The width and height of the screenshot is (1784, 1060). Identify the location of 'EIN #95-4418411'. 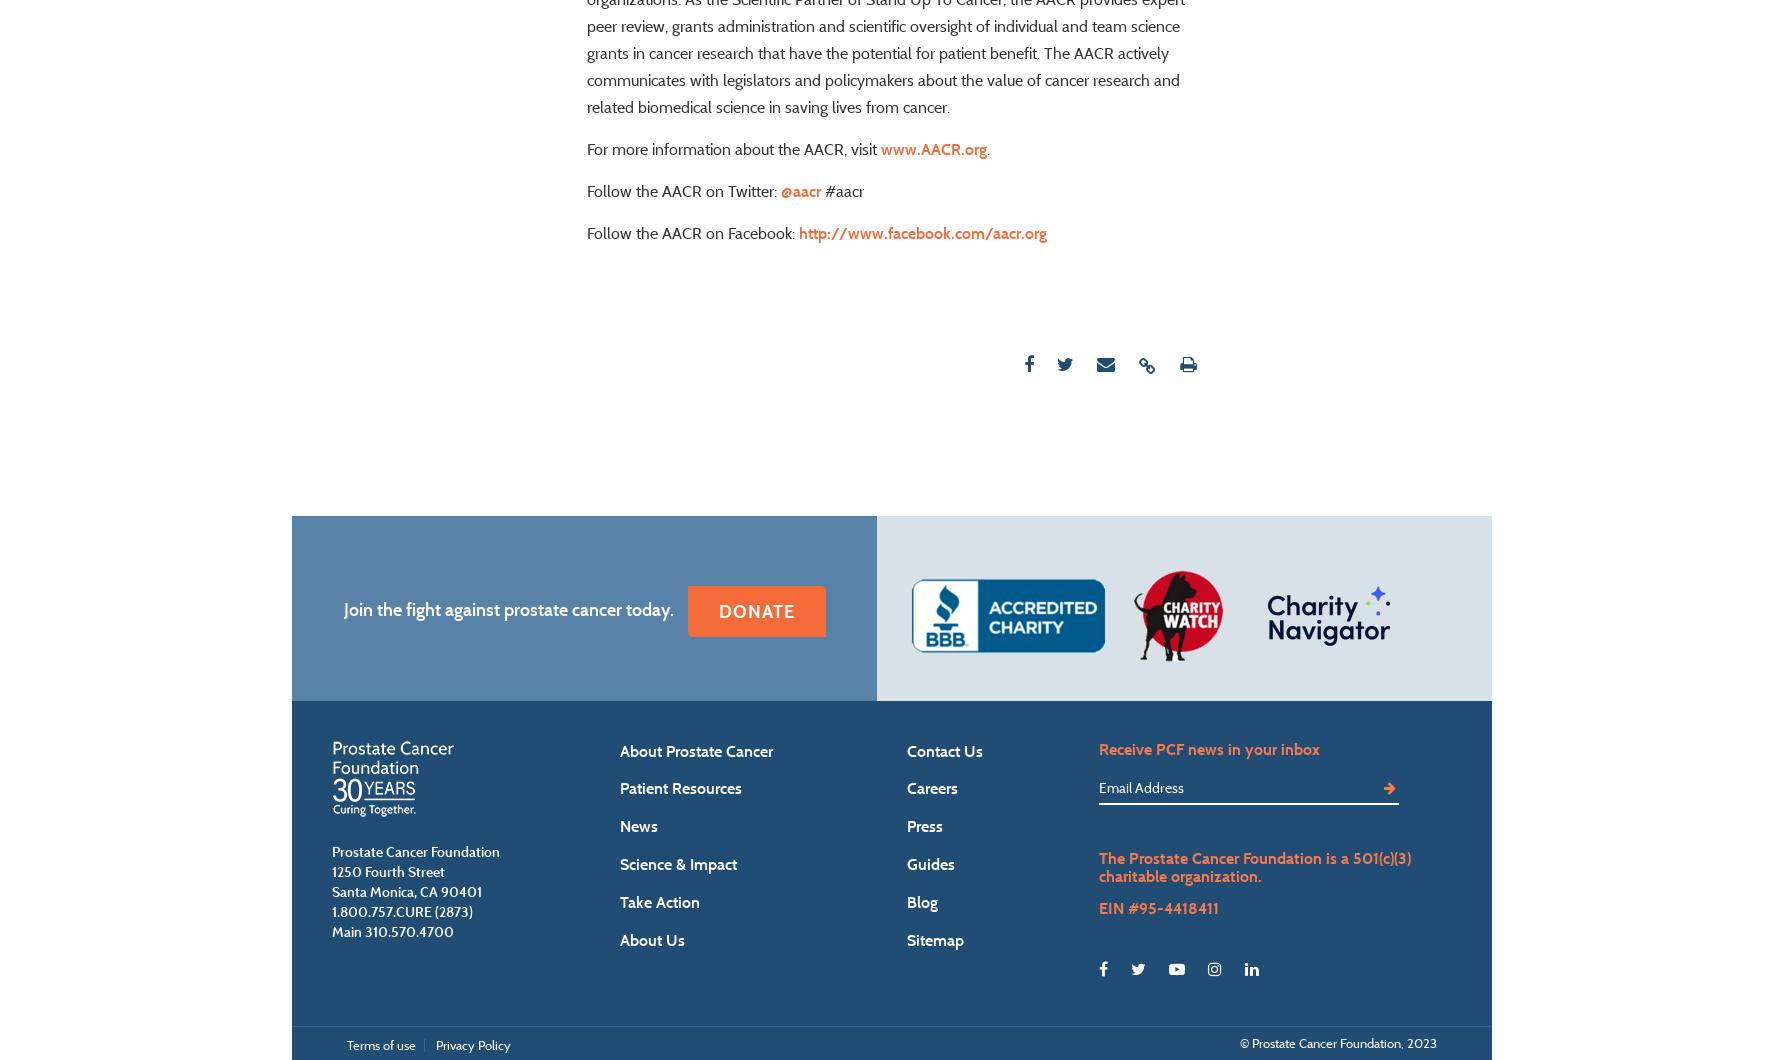
(1157, 965).